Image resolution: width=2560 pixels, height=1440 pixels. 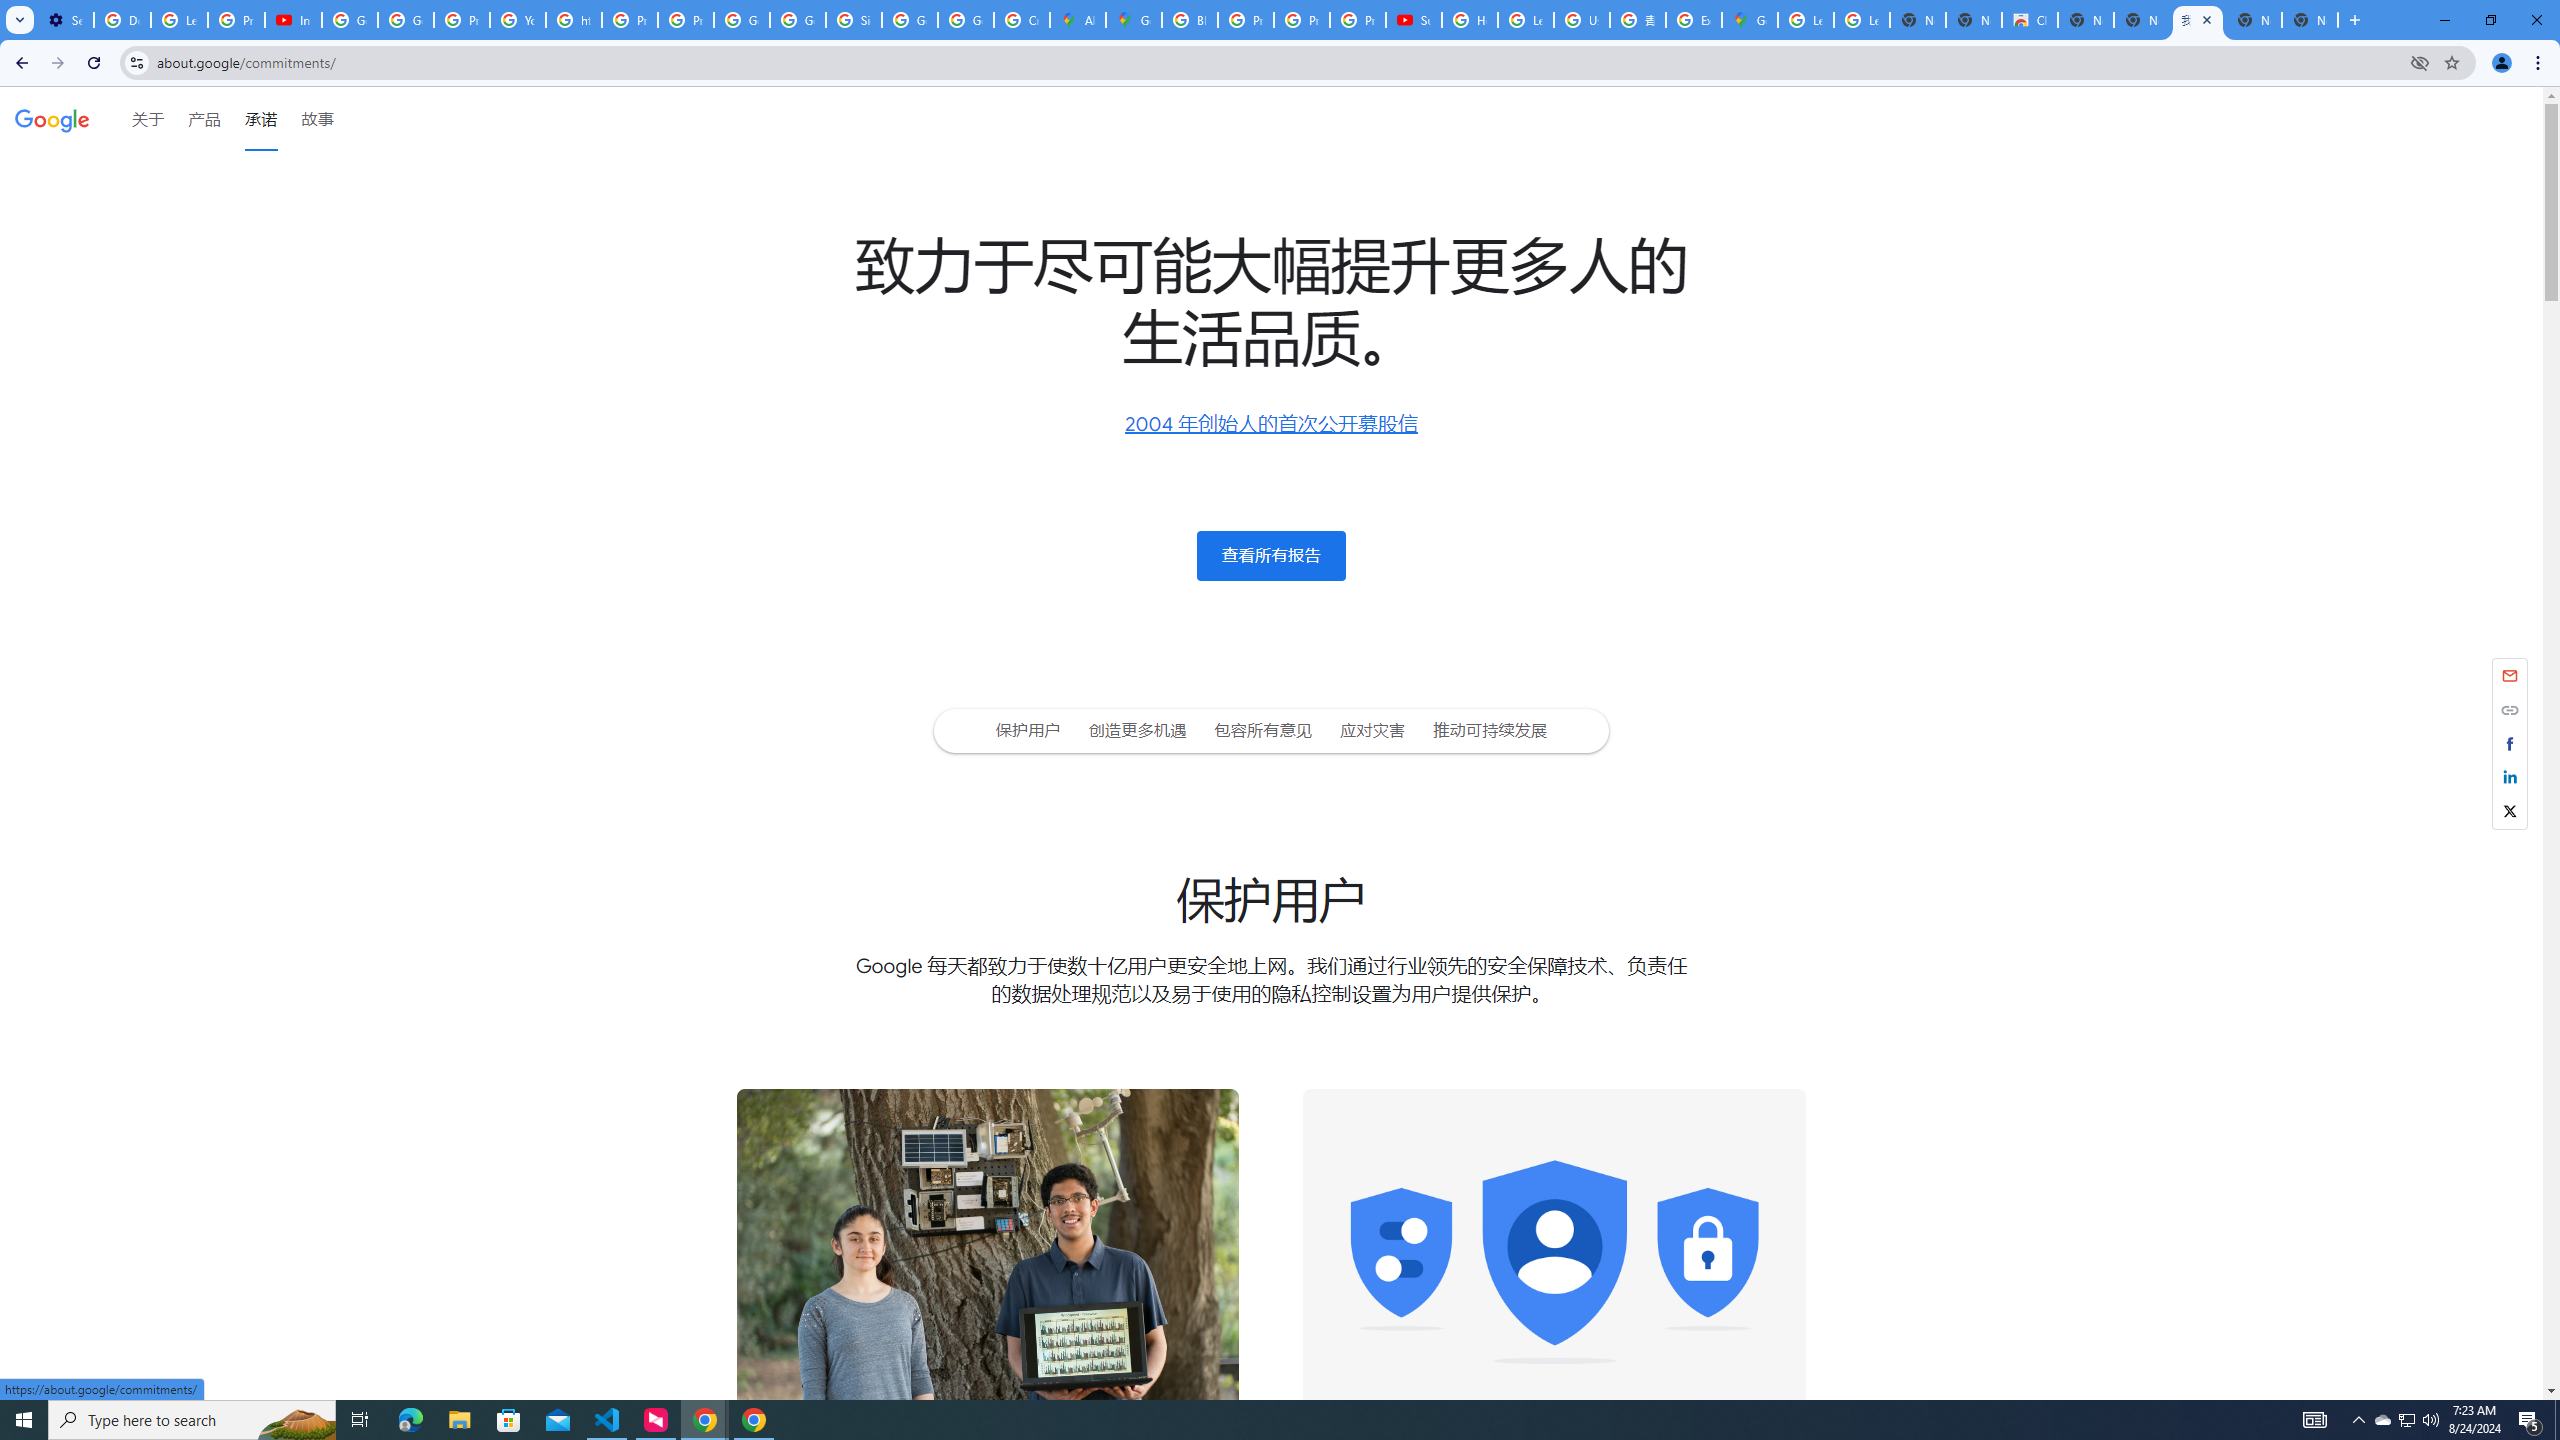 I want to click on 'Learn how to find your photos - Google Photos Help', so click(x=179, y=19).